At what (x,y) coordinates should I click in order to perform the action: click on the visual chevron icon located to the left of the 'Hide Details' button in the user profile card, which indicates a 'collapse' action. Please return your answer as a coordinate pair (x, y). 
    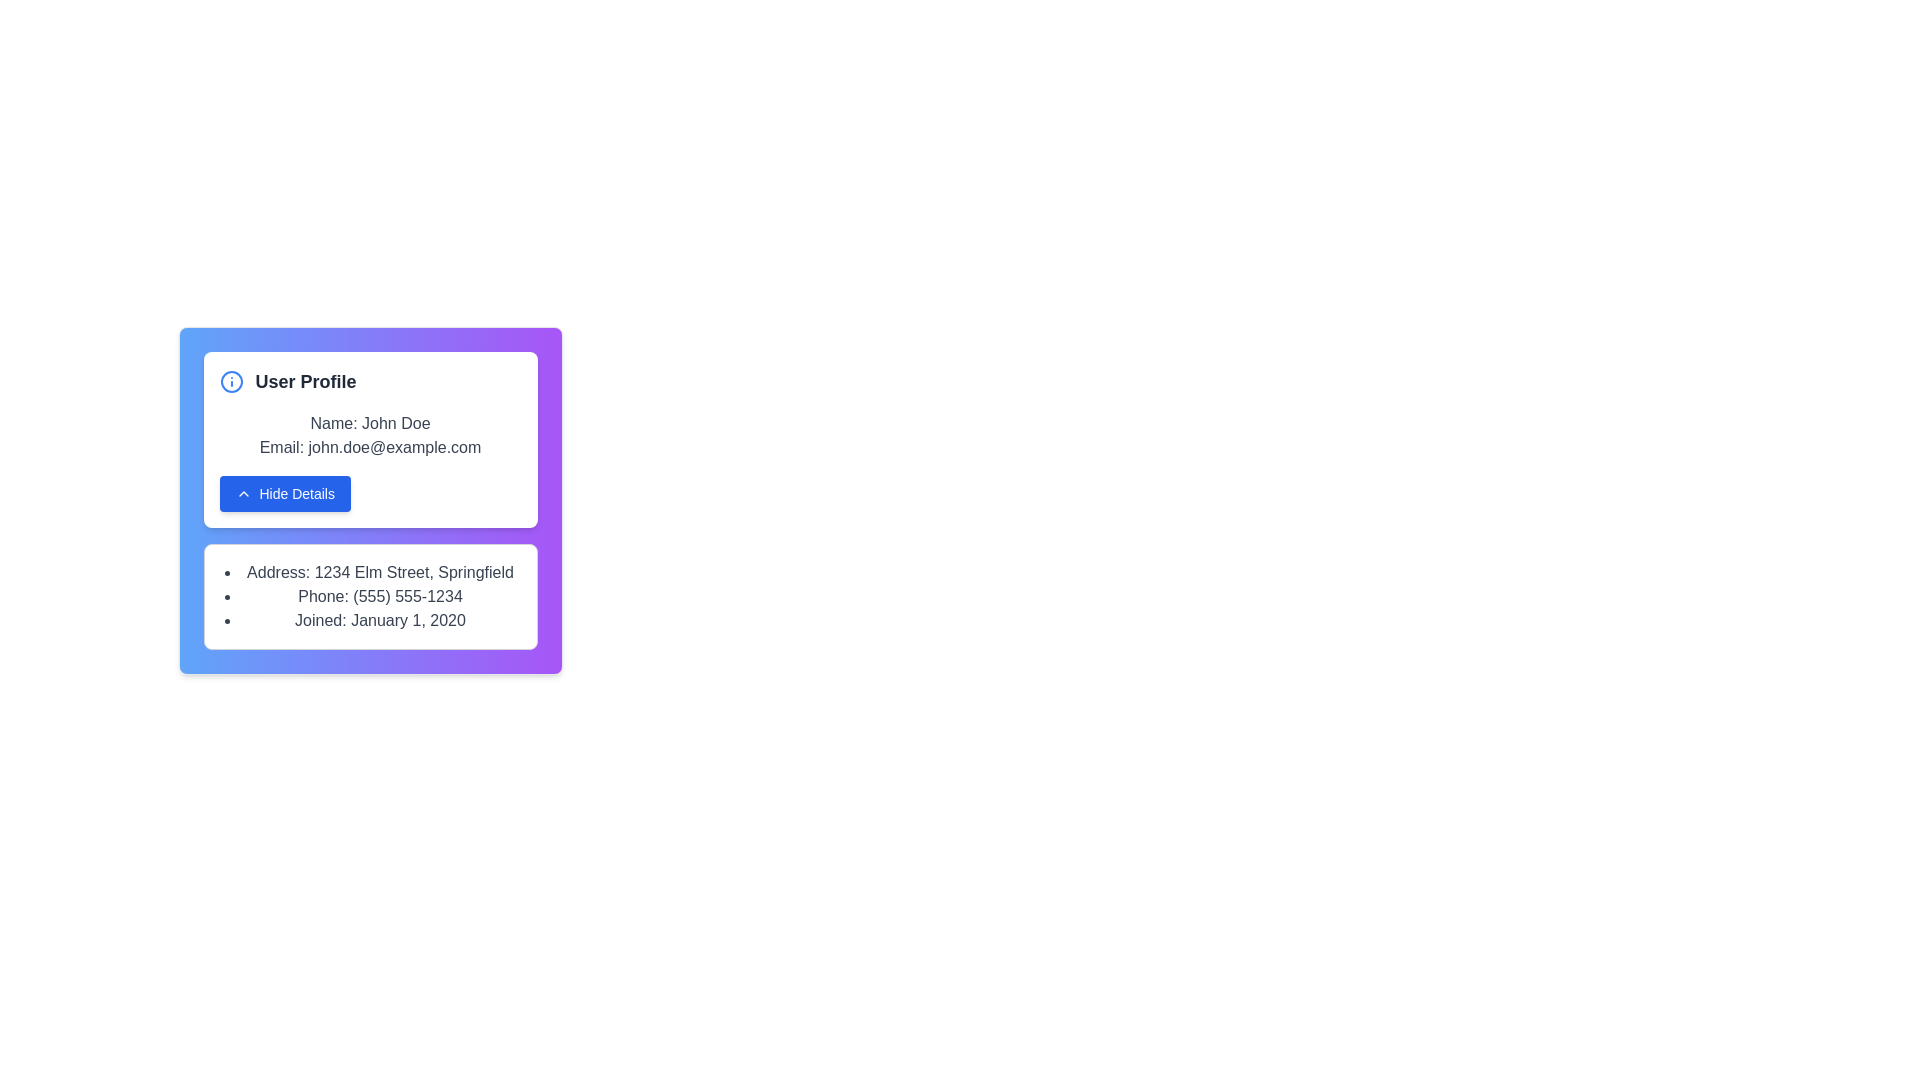
    Looking at the image, I should click on (242, 493).